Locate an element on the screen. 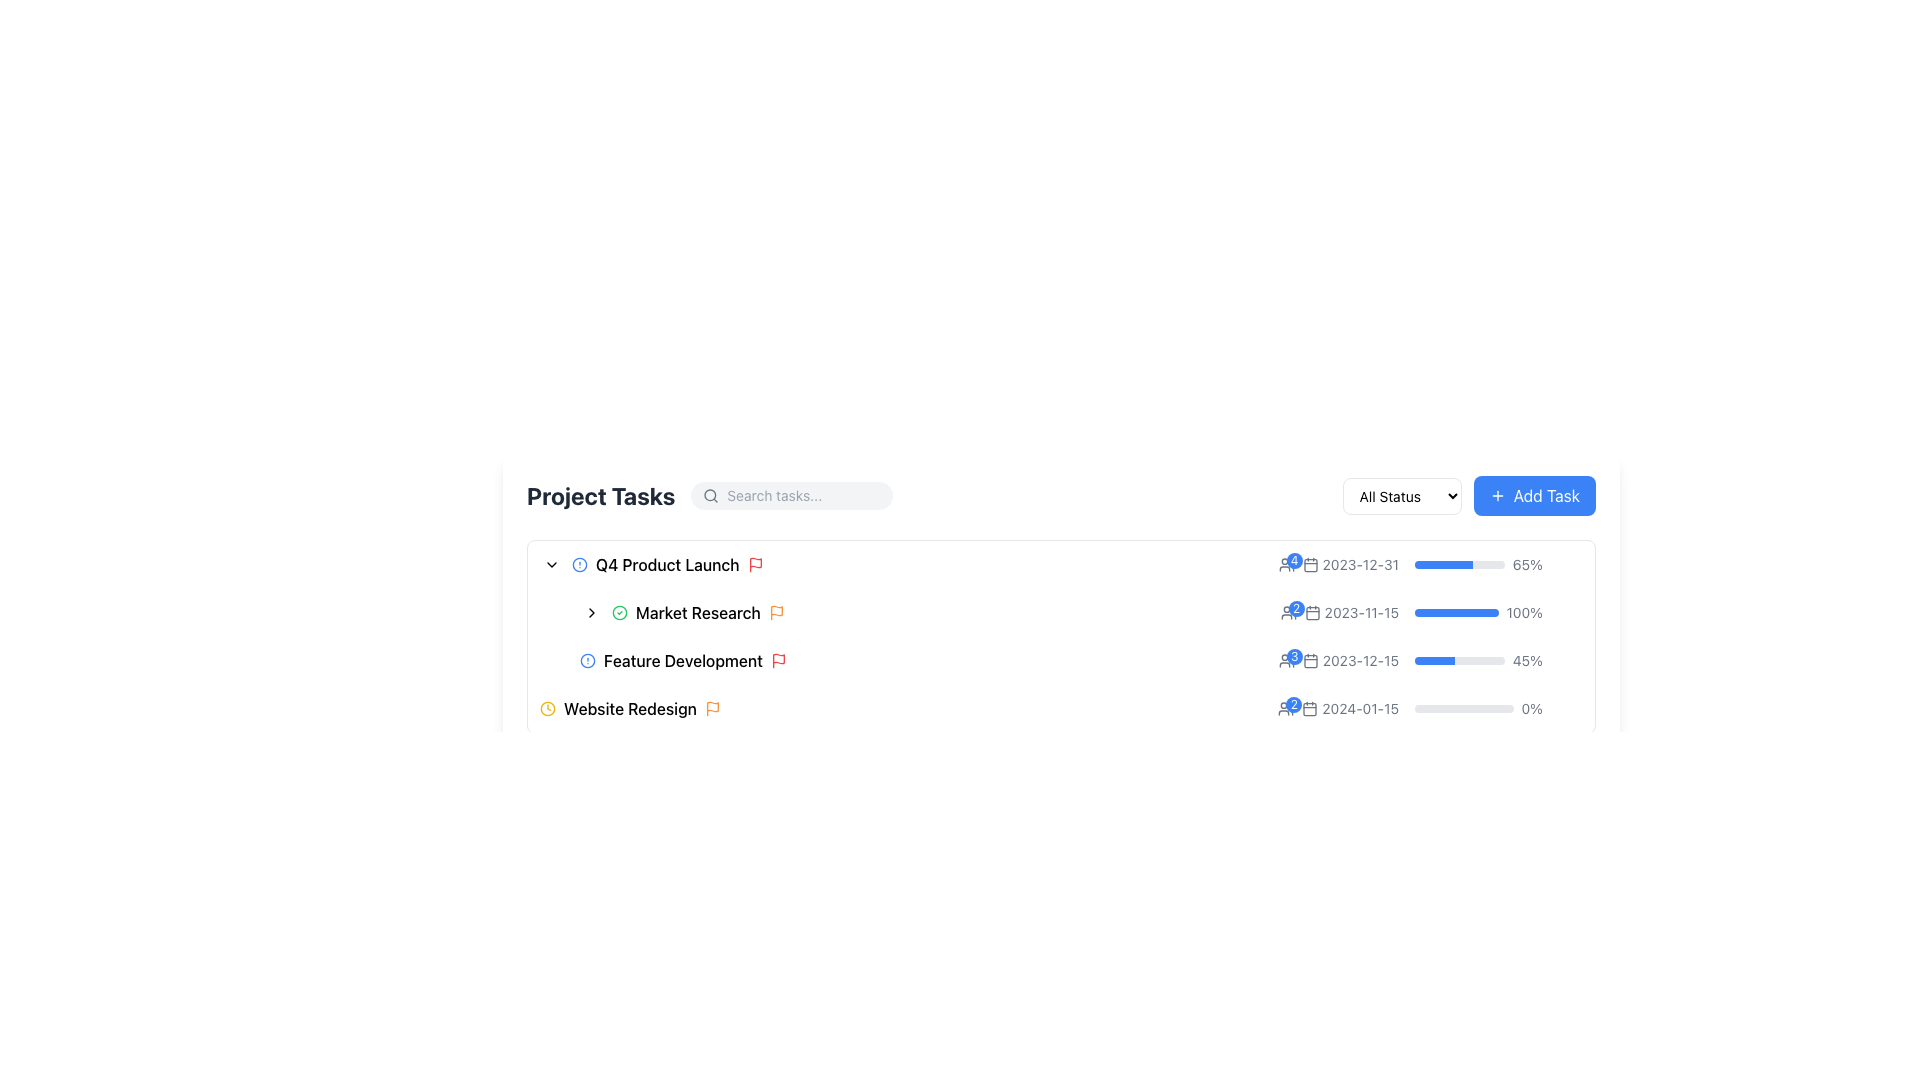 Image resolution: width=1920 pixels, height=1080 pixels. the 'Feature Development' task item in the project management interface, which is the third item in the 'Project Tasks' list is located at coordinates (1080, 660).